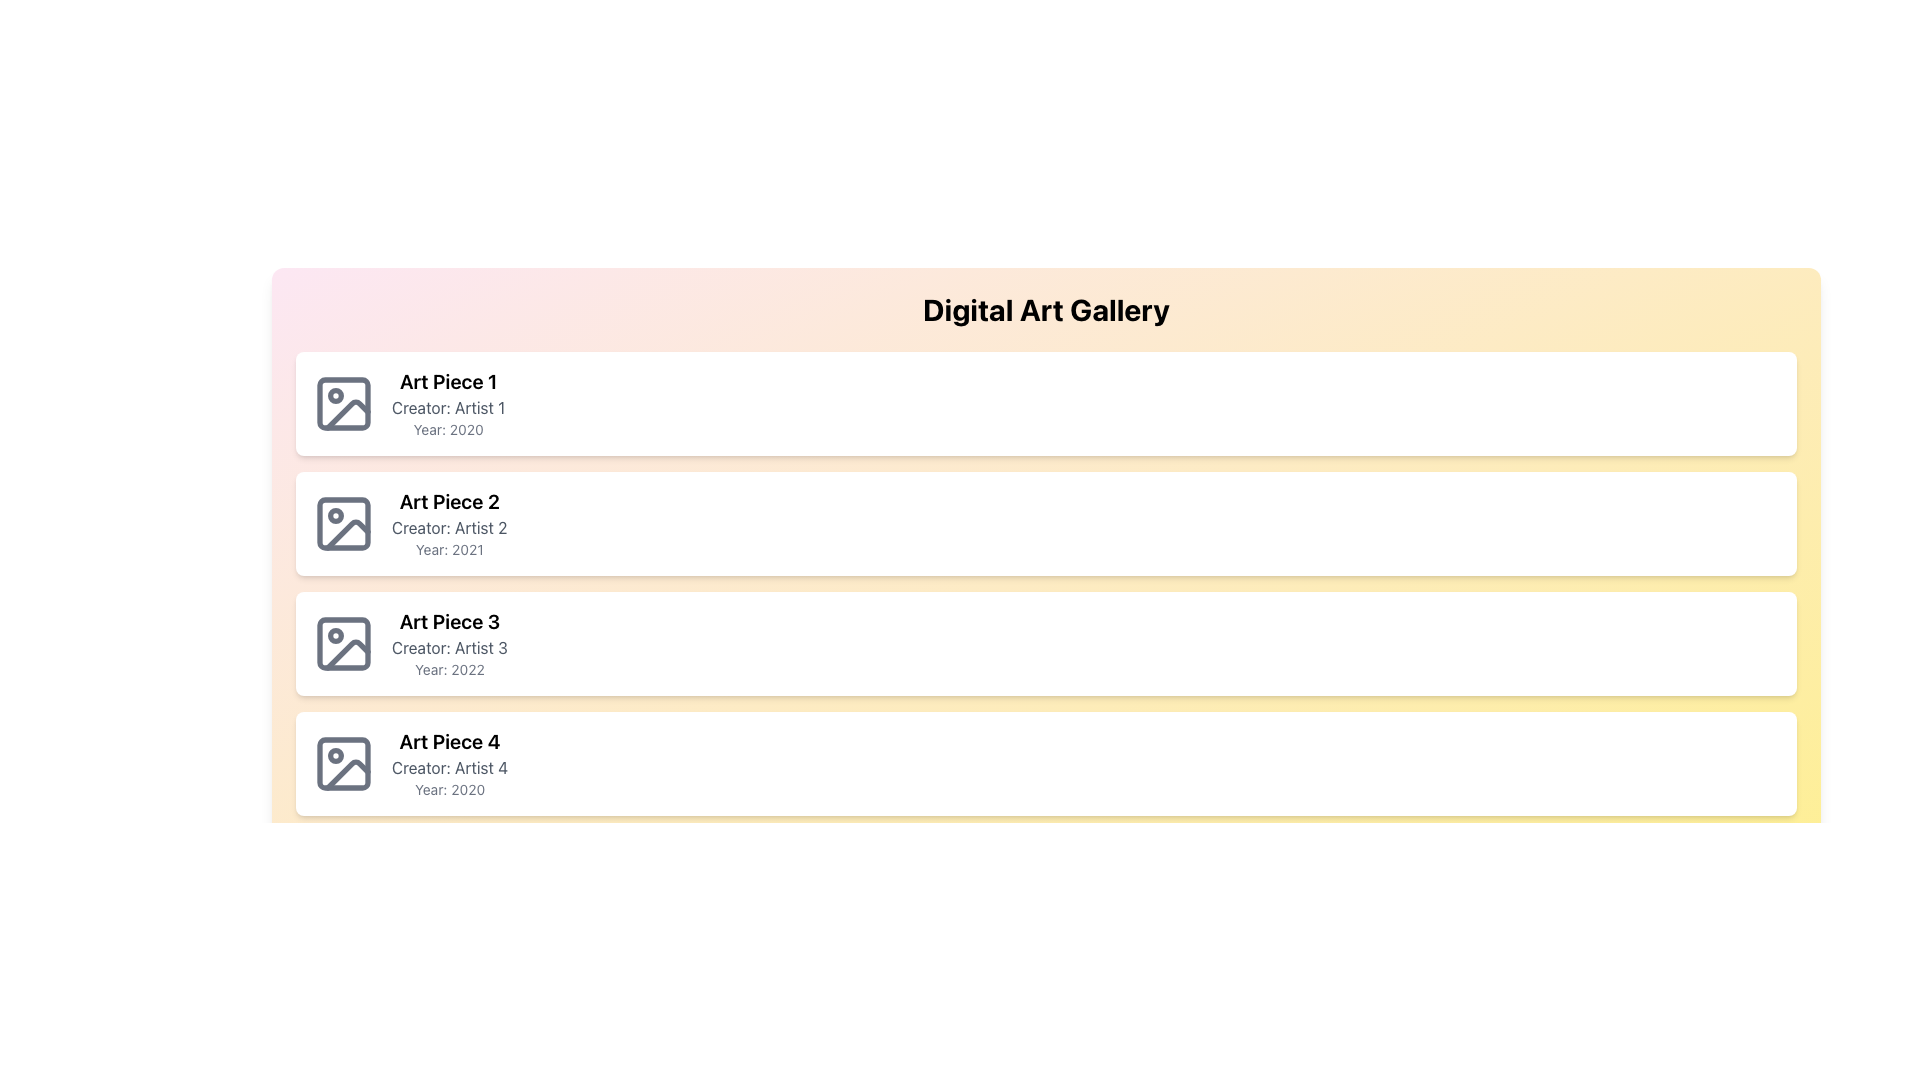 The height and width of the screenshot is (1080, 1920). I want to click on the navigational button for proceeding to the next page in the pagination control, so click(1768, 978).